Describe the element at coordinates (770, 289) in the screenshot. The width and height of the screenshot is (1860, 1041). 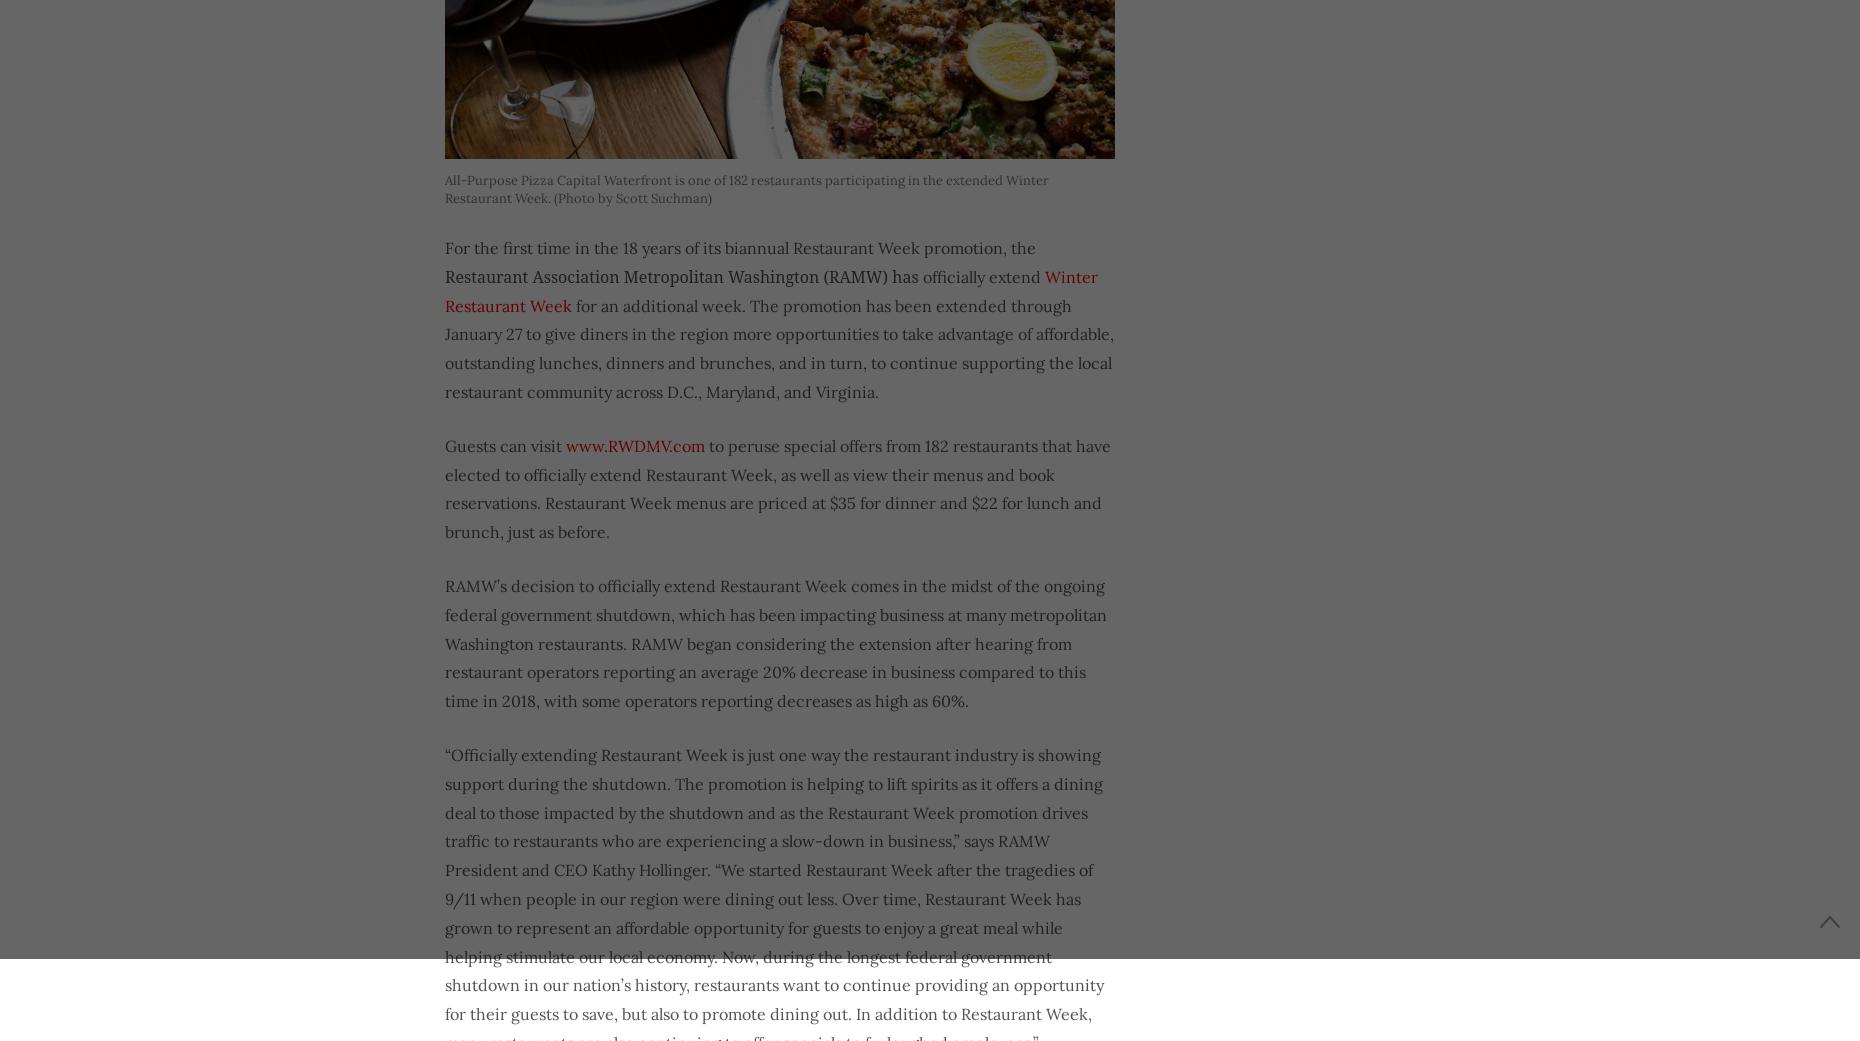
I see `'Winter Restaurant Week'` at that location.